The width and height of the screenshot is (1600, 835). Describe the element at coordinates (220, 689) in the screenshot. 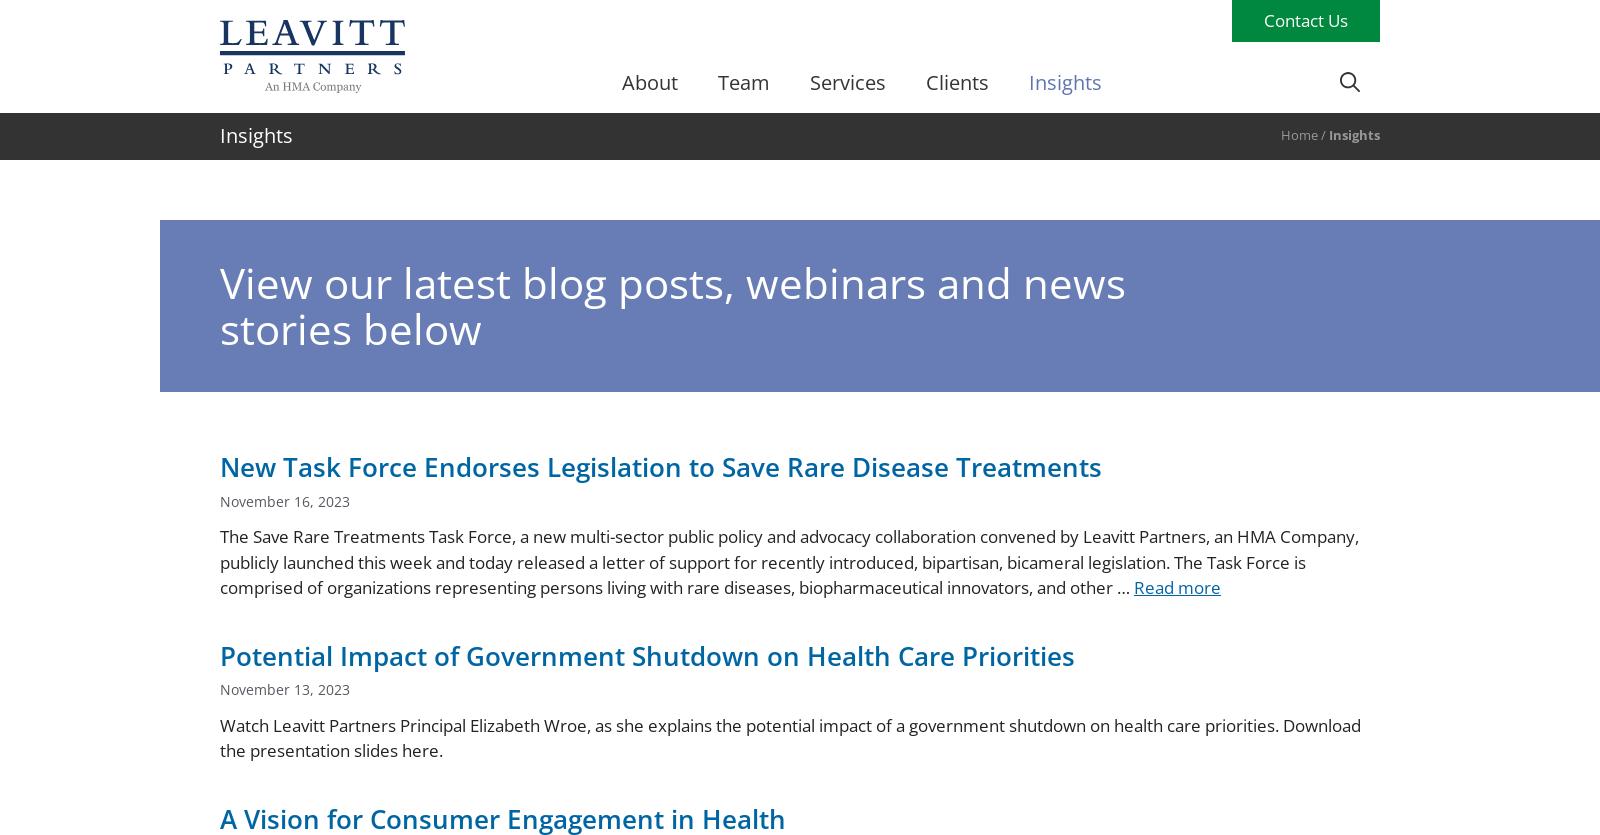

I see `'November 13, 2023'` at that location.